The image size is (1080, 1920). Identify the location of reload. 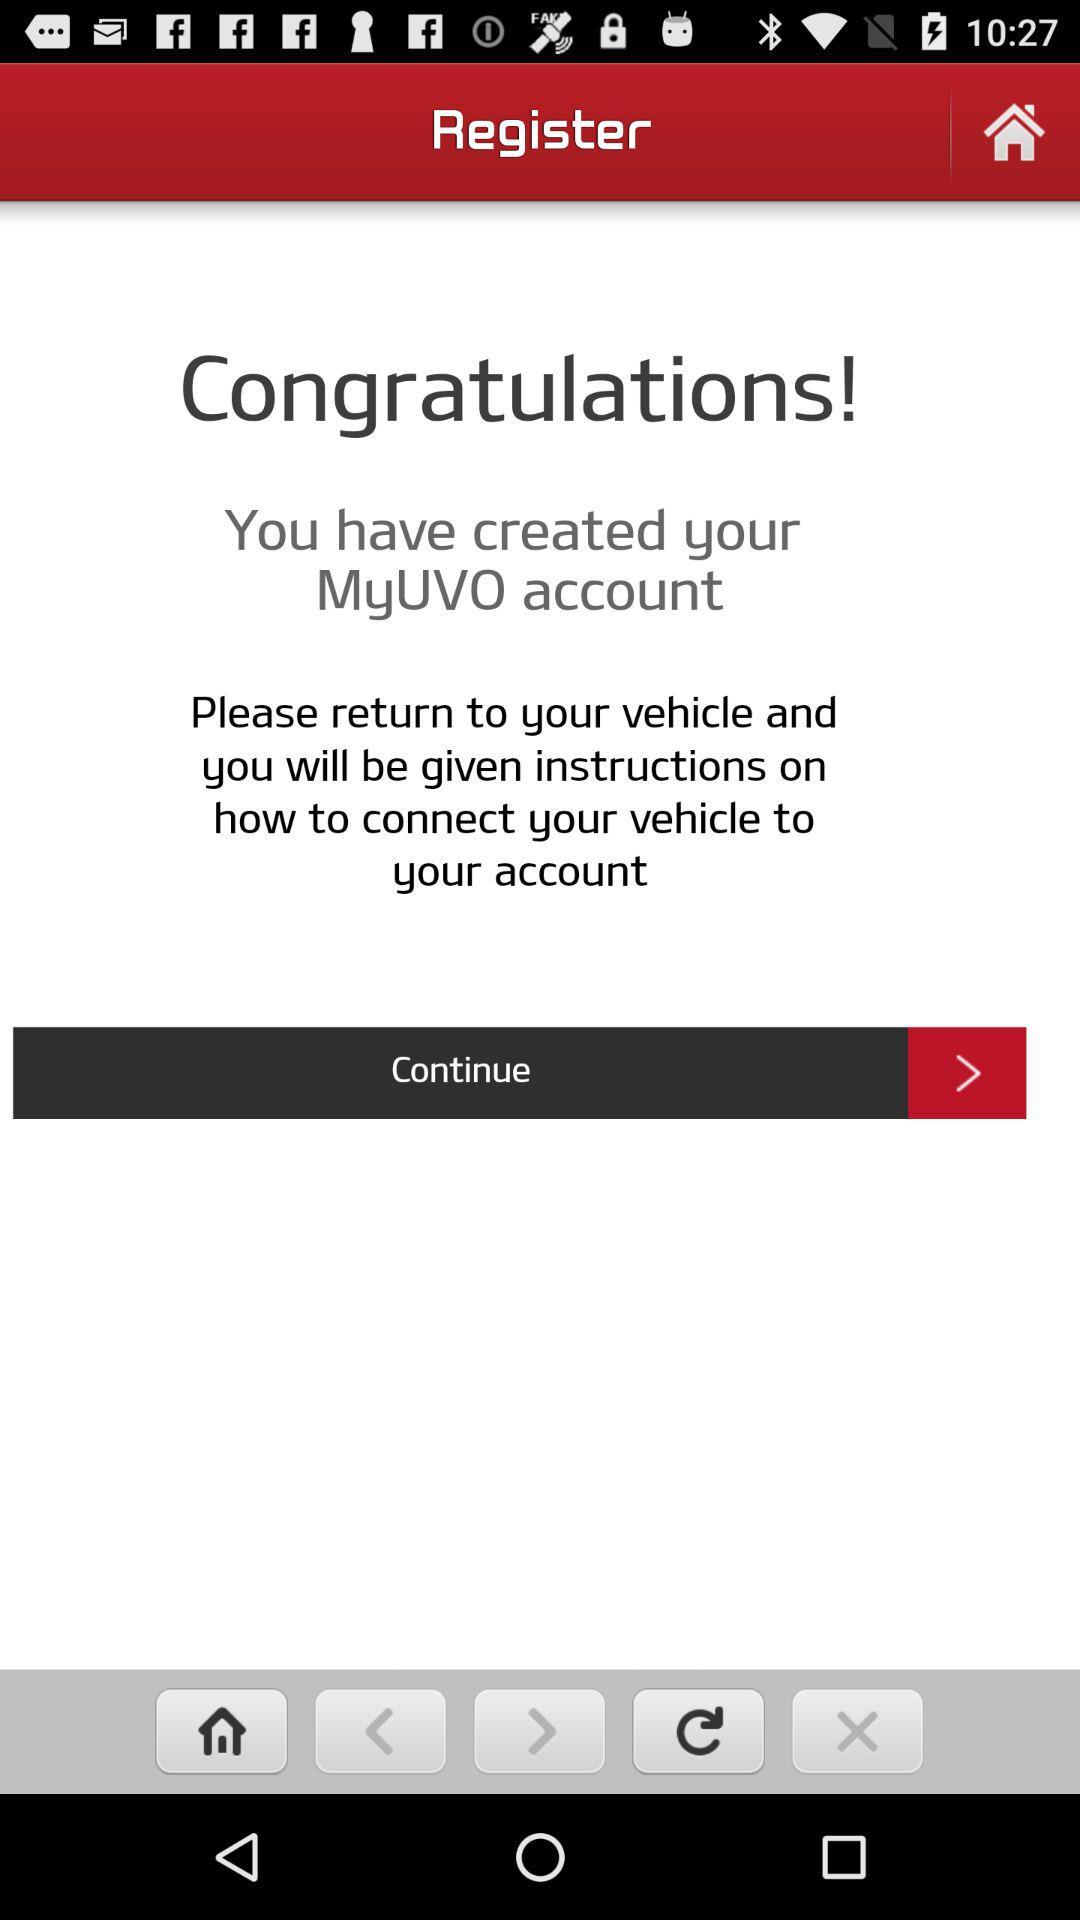
(697, 1730).